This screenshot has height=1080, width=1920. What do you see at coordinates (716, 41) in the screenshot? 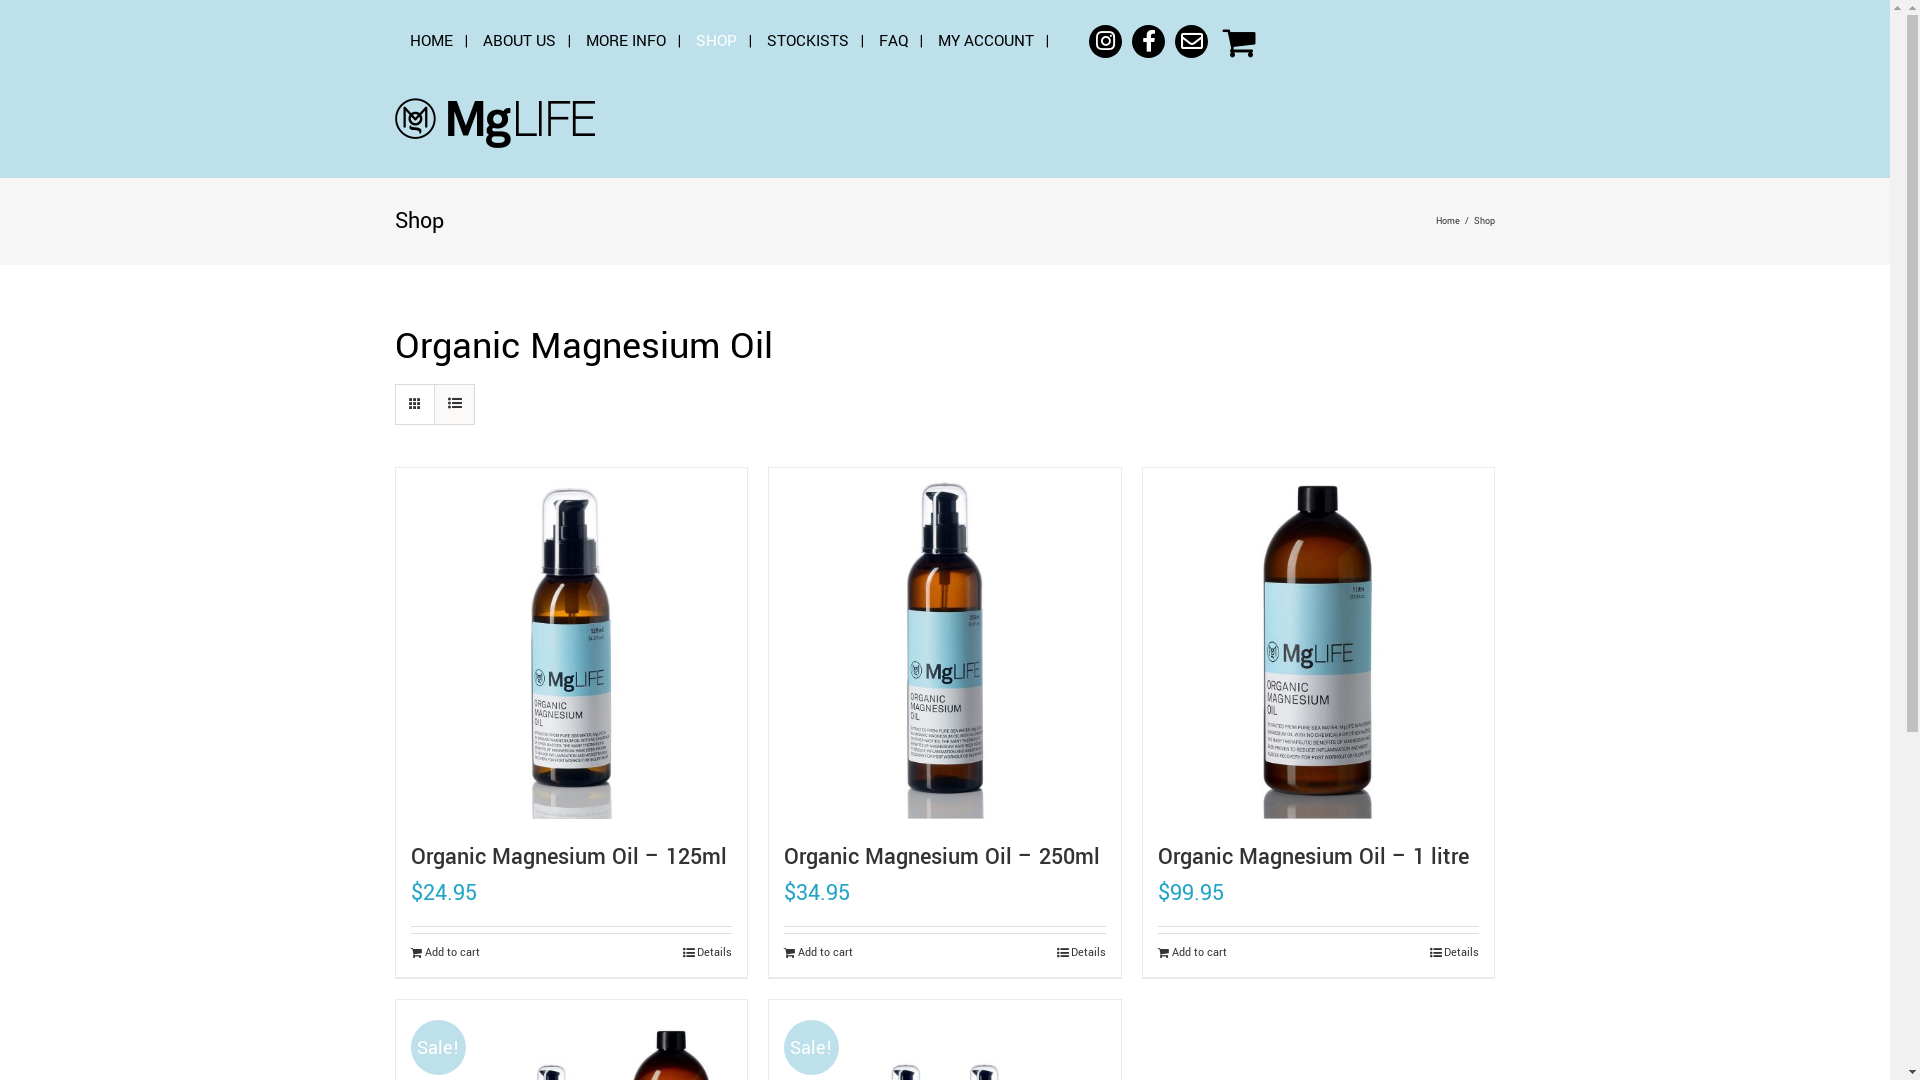
I see `'SHOP'` at bounding box center [716, 41].